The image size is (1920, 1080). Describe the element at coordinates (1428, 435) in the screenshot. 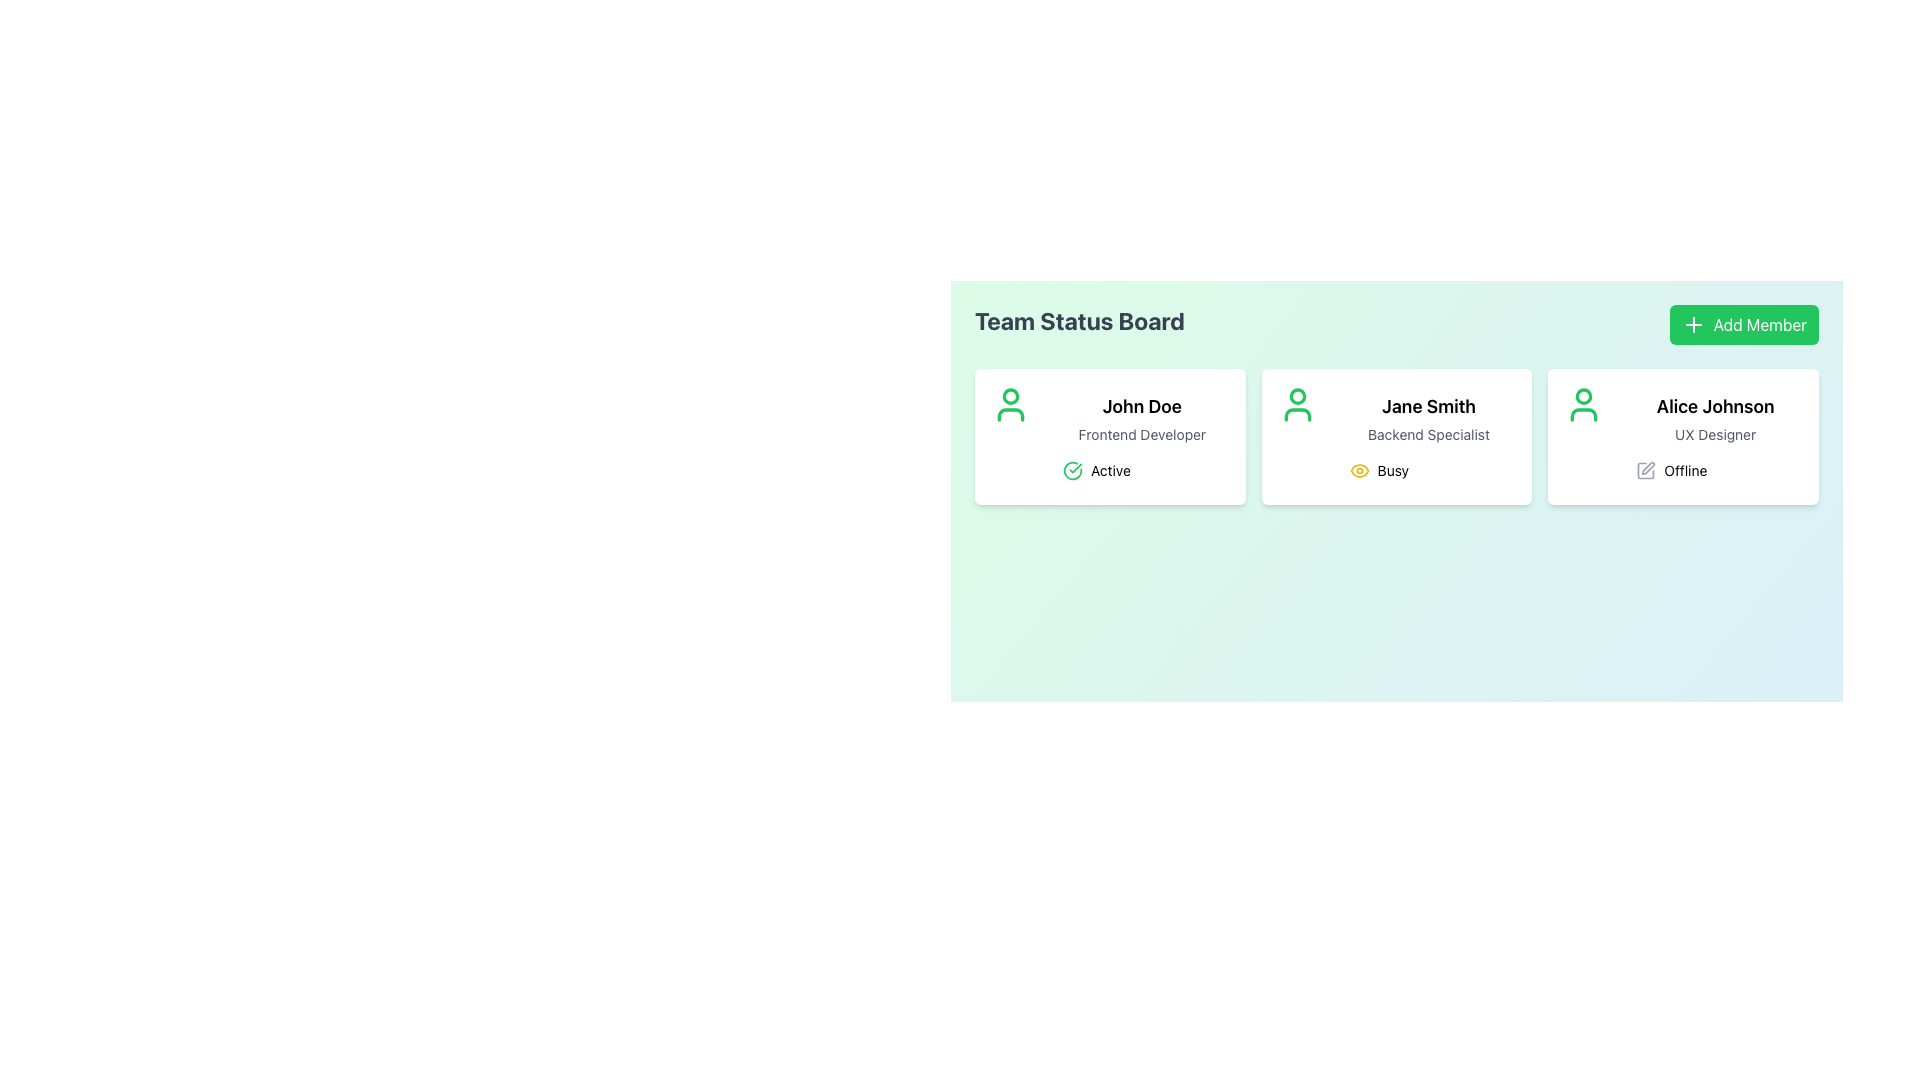

I see `the Text Display Group element displaying 'Jane Smith', which features a bold name, a gray role 'Backend Specialist', and a yellow eye icon indicating status 'Busy'` at that location.